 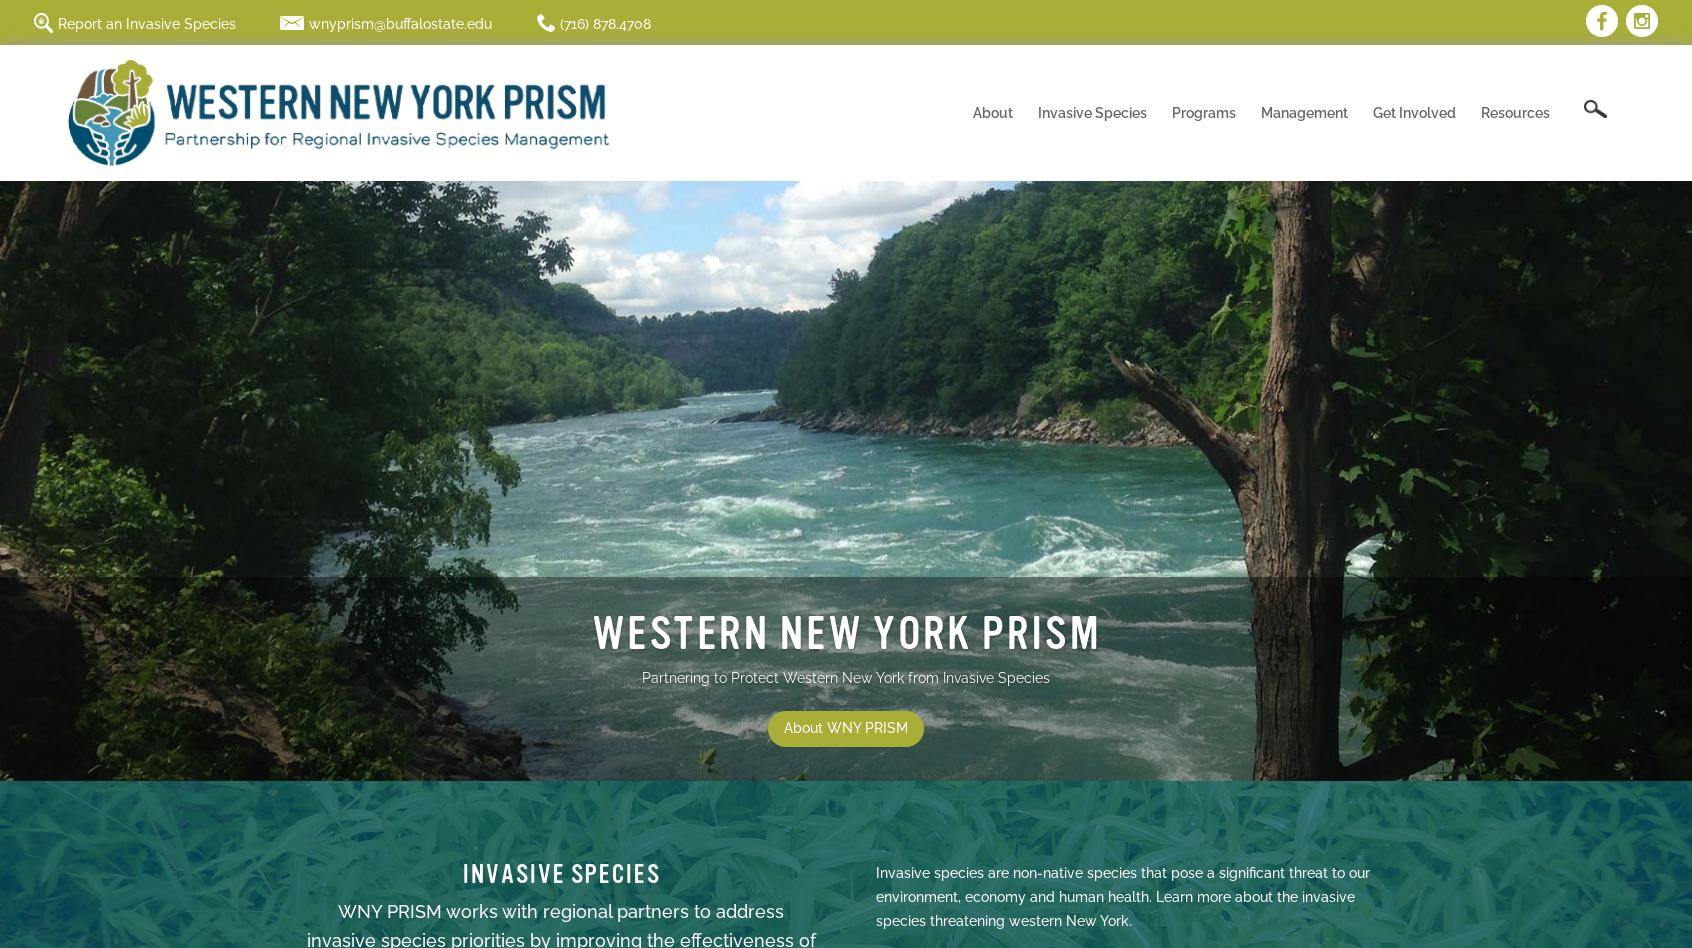 What do you see at coordinates (1136, 302) in the screenshot?
I see `'Report an Invasive'` at bounding box center [1136, 302].